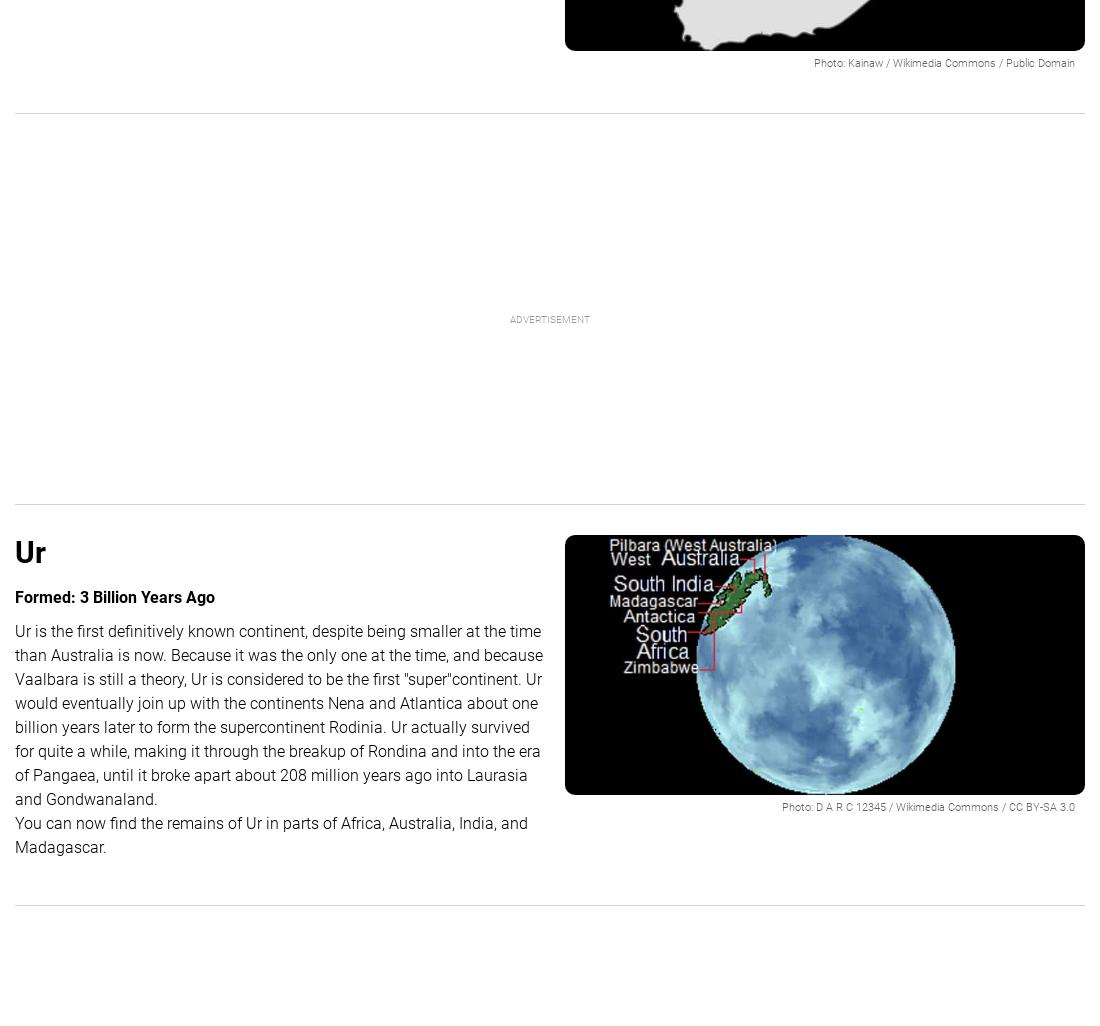 The height and width of the screenshot is (1026, 1100). What do you see at coordinates (29, 551) in the screenshot?
I see `'Ur'` at bounding box center [29, 551].